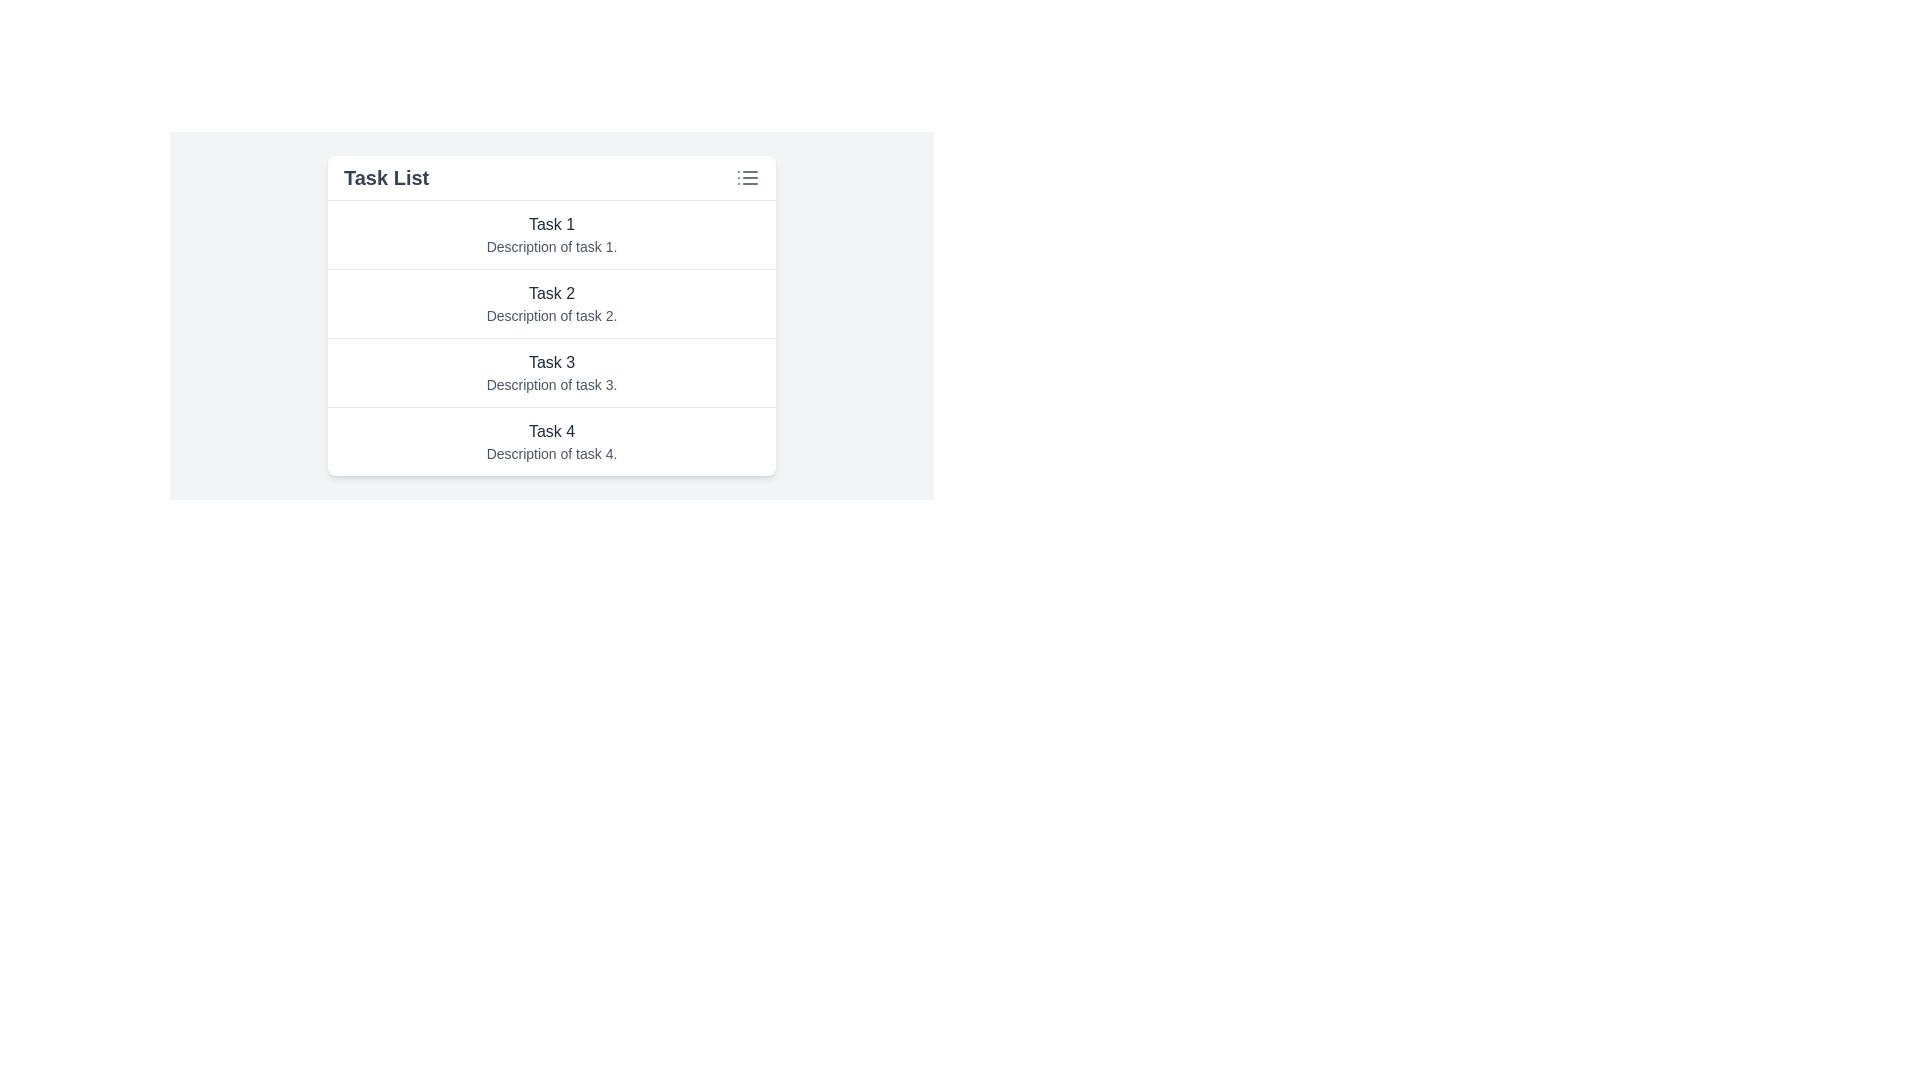 The height and width of the screenshot is (1080, 1920). What do you see at coordinates (747, 176) in the screenshot?
I see `the minimalist gray list-style icon located at the top-right corner of the 'Task List' panel, adjacent to the panel's header text` at bounding box center [747, 176].